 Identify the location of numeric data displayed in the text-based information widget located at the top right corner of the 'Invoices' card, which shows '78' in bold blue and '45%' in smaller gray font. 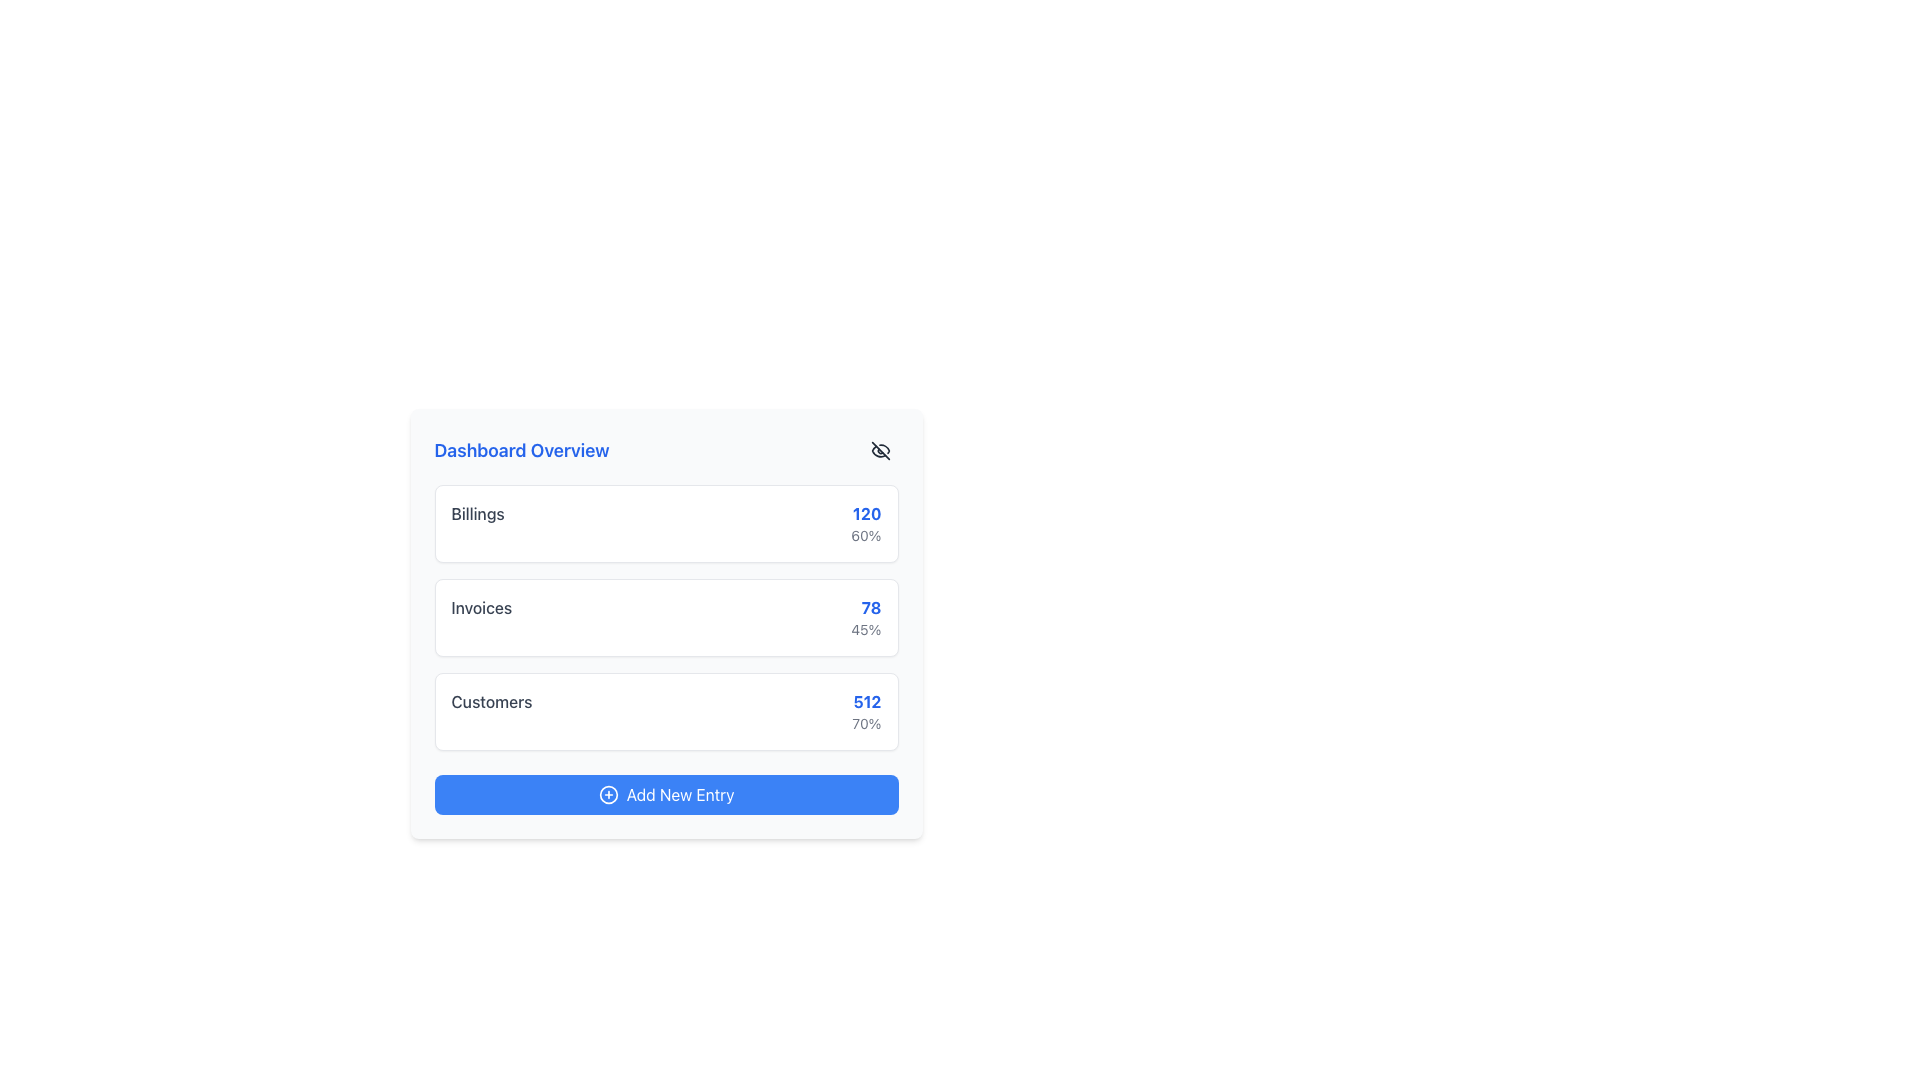
(866, 616).